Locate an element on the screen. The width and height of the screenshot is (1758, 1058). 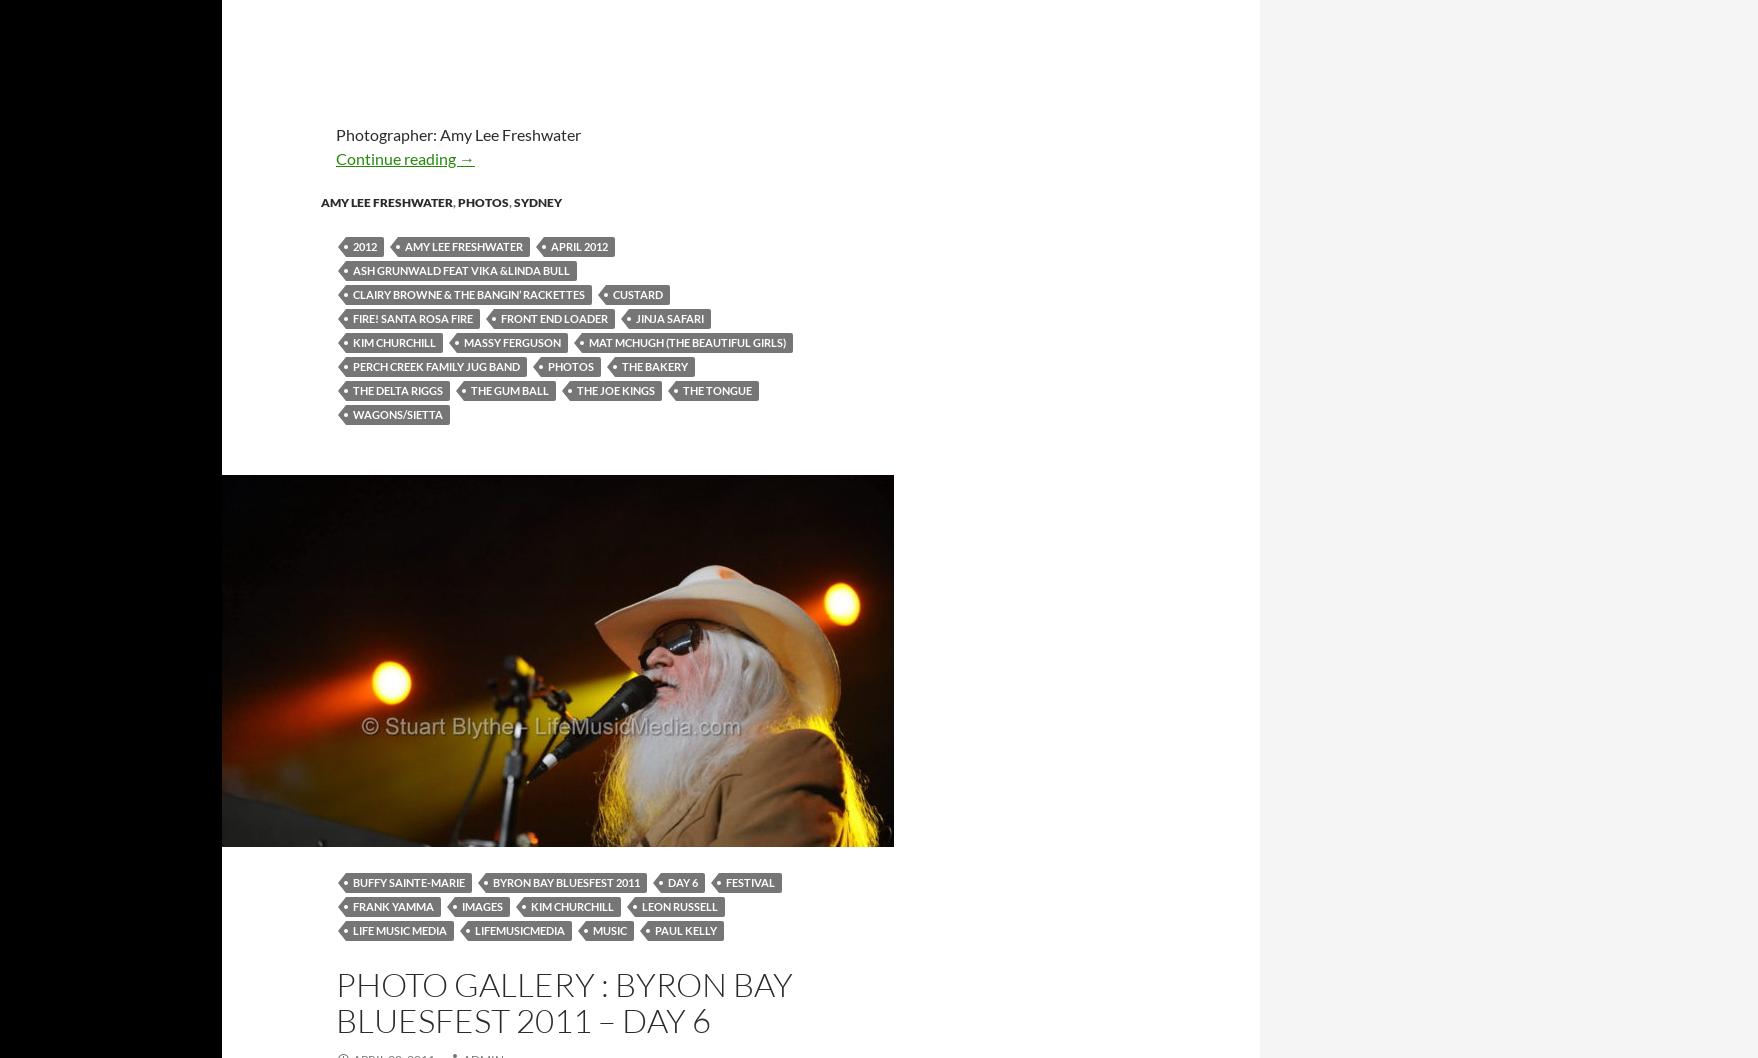
'Continue reading' is located at coordinates (397, 156).